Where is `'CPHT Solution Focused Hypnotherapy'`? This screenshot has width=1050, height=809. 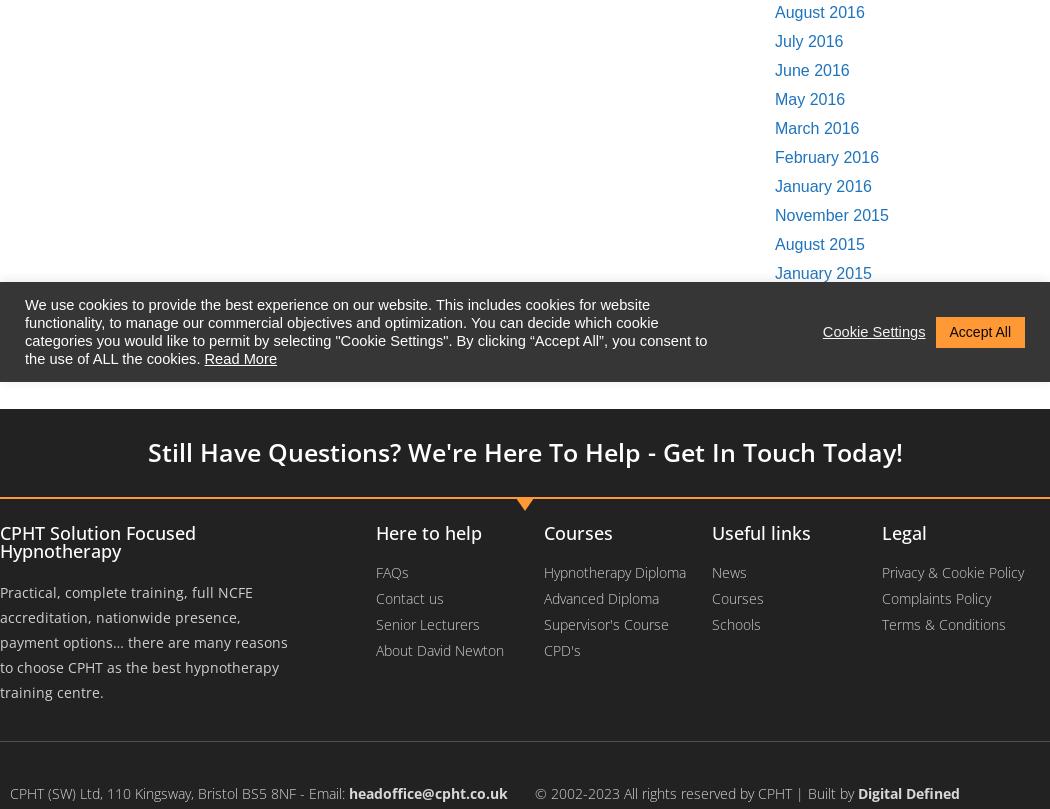 'CPHT Solution Focused Hypnotherapy' is located at coordinates (97, 540).